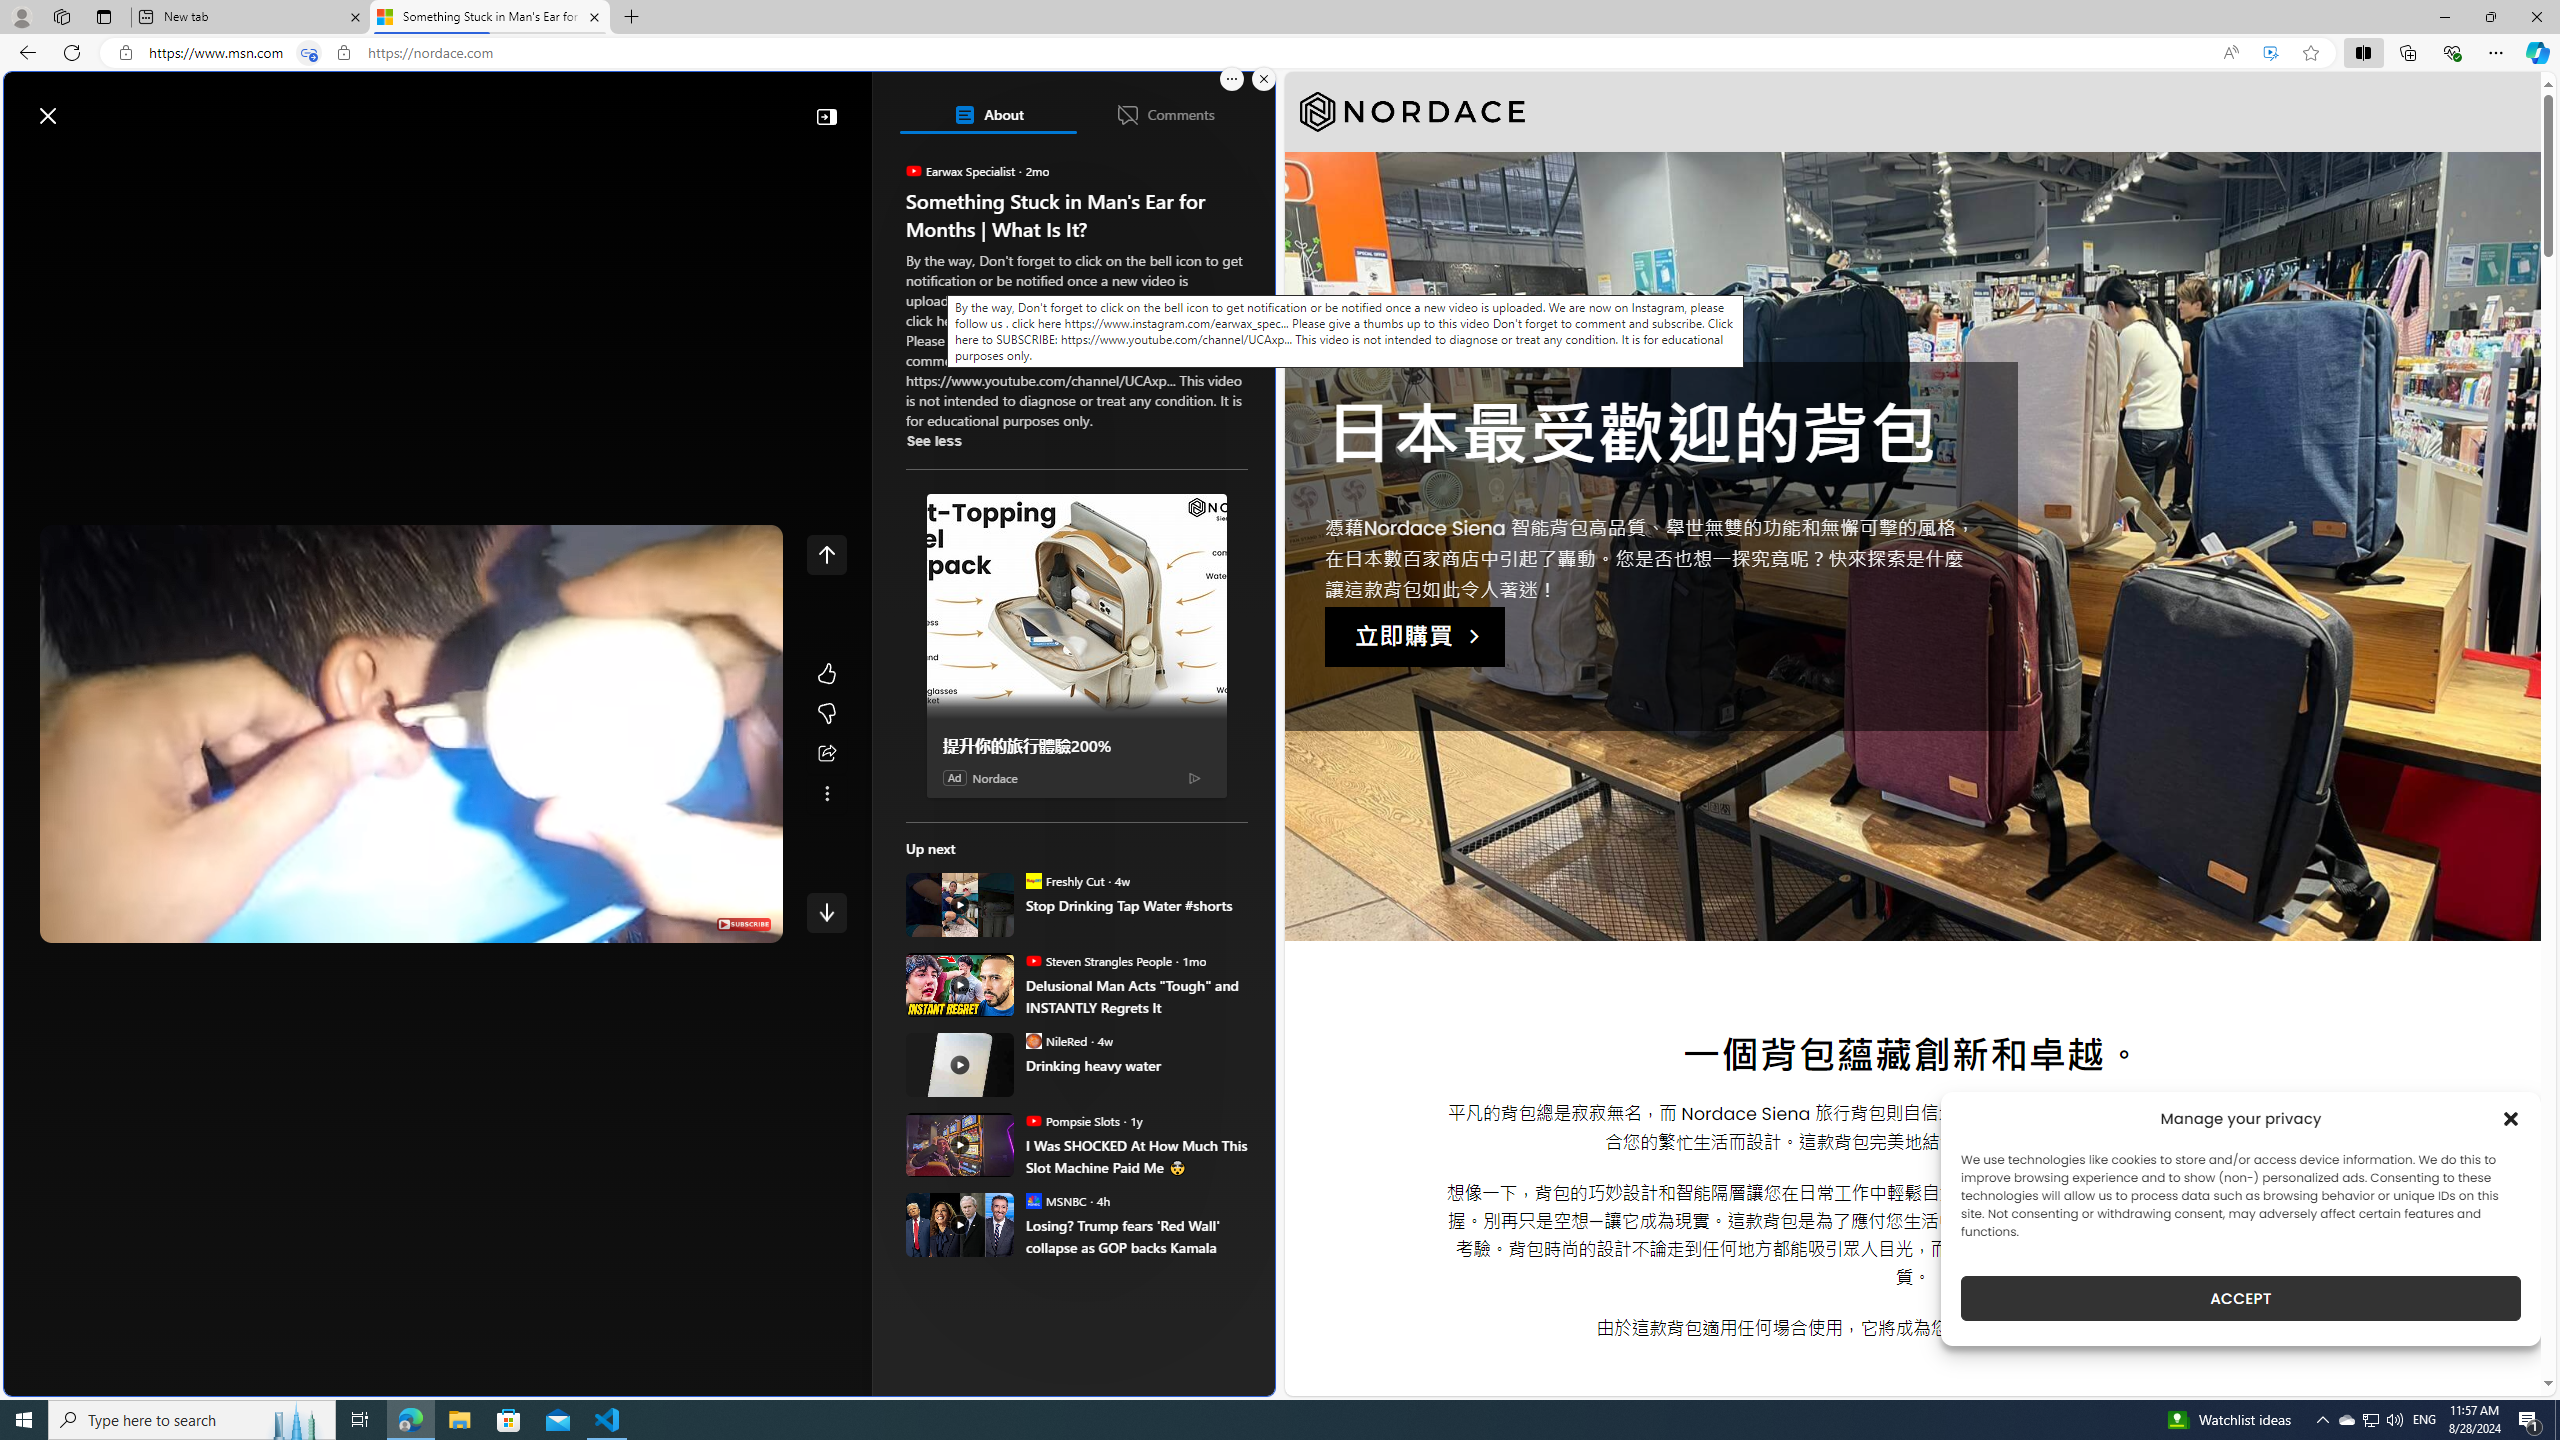 This screenshot has width=2560, height=1440. Describe the element at coordinates (953, 777) in the screenshot. I see `'Ad'` at that location.